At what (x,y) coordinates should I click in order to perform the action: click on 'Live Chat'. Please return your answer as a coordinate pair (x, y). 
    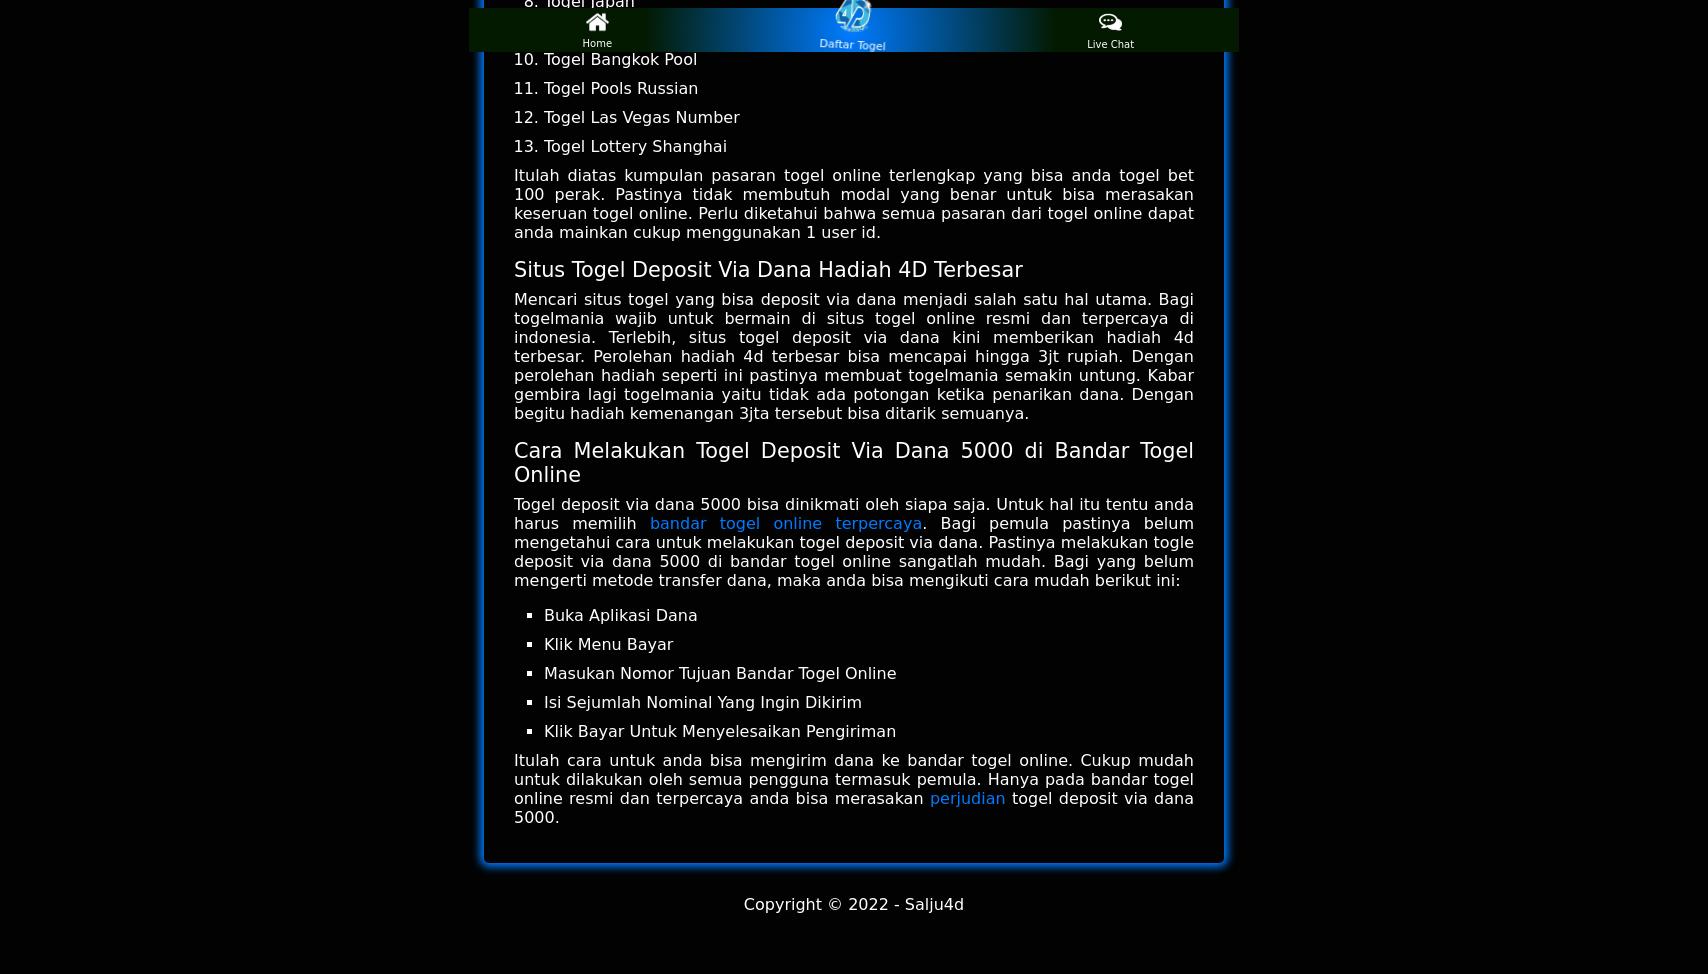
    Looking at the image, I should click on (1110, 44).